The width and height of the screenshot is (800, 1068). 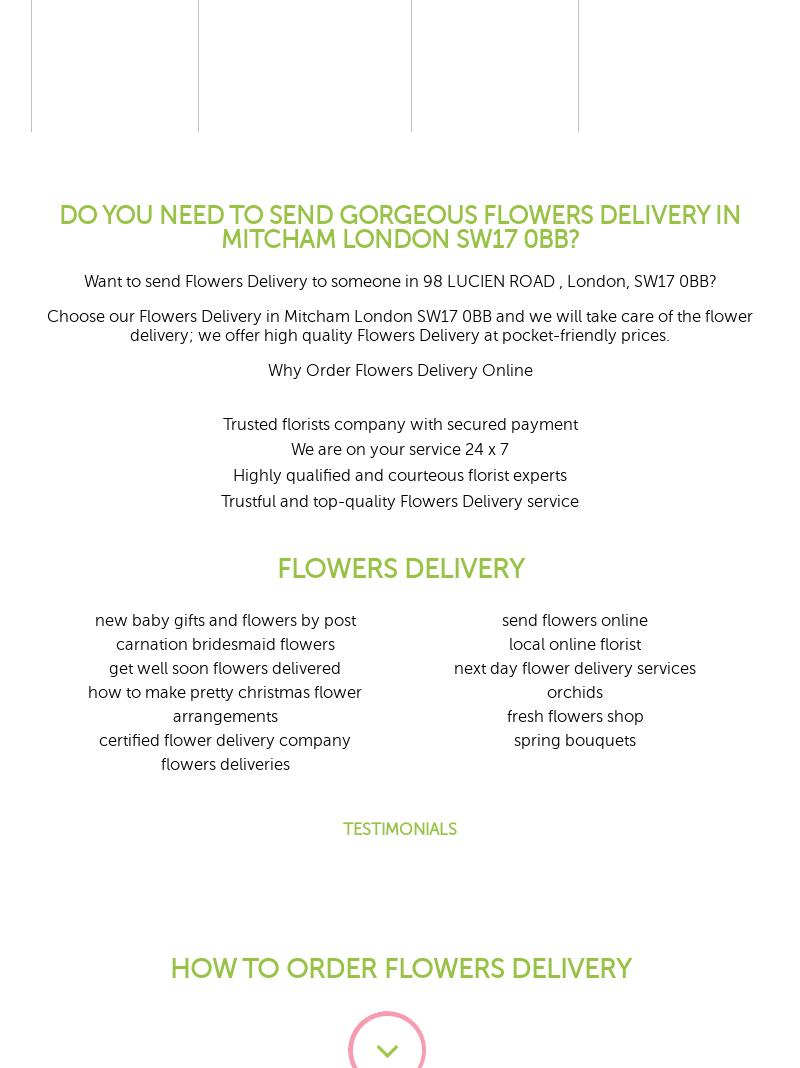 What do you see at coordinates (224, 740) in the screenshot?
I see `'certified flower delivery company'` at bounding box center [224, 740].